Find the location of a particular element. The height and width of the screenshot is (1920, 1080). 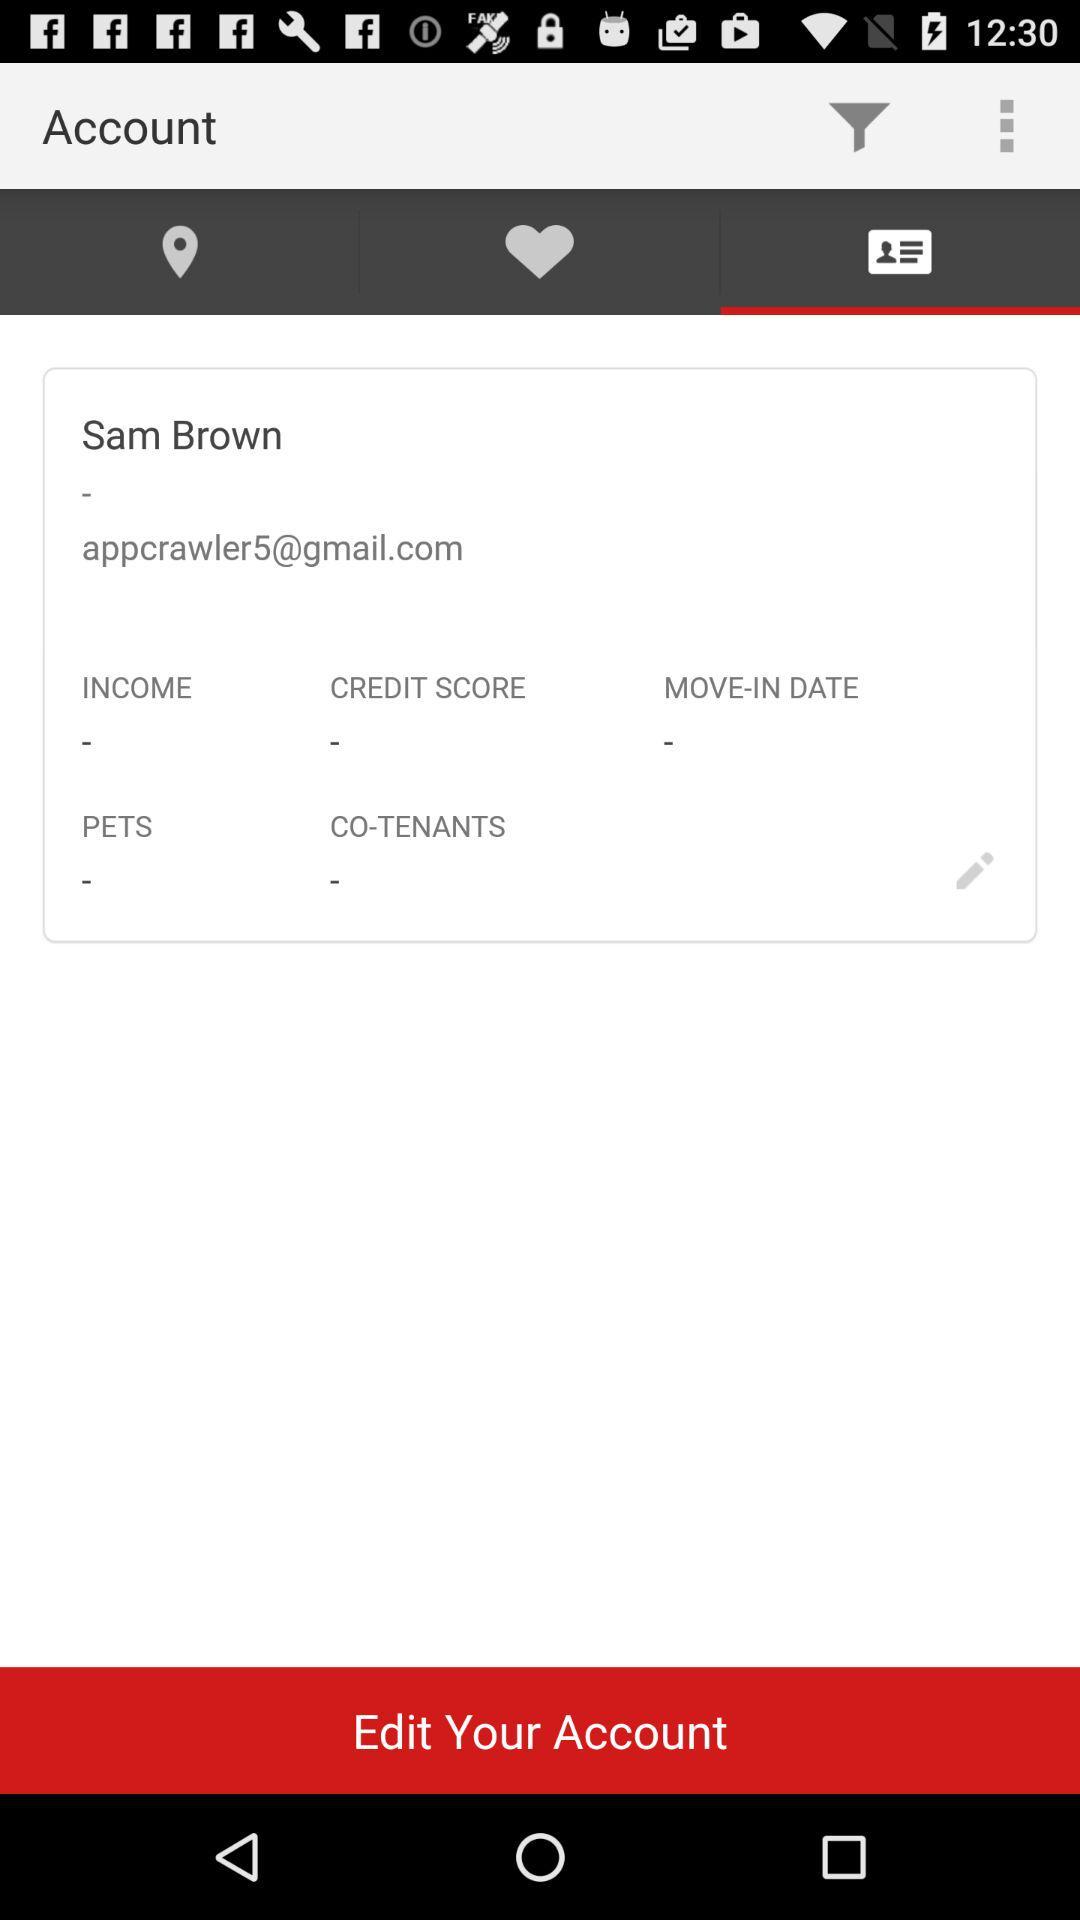

the app to the right of account icon is located at coordinates (858, 124).